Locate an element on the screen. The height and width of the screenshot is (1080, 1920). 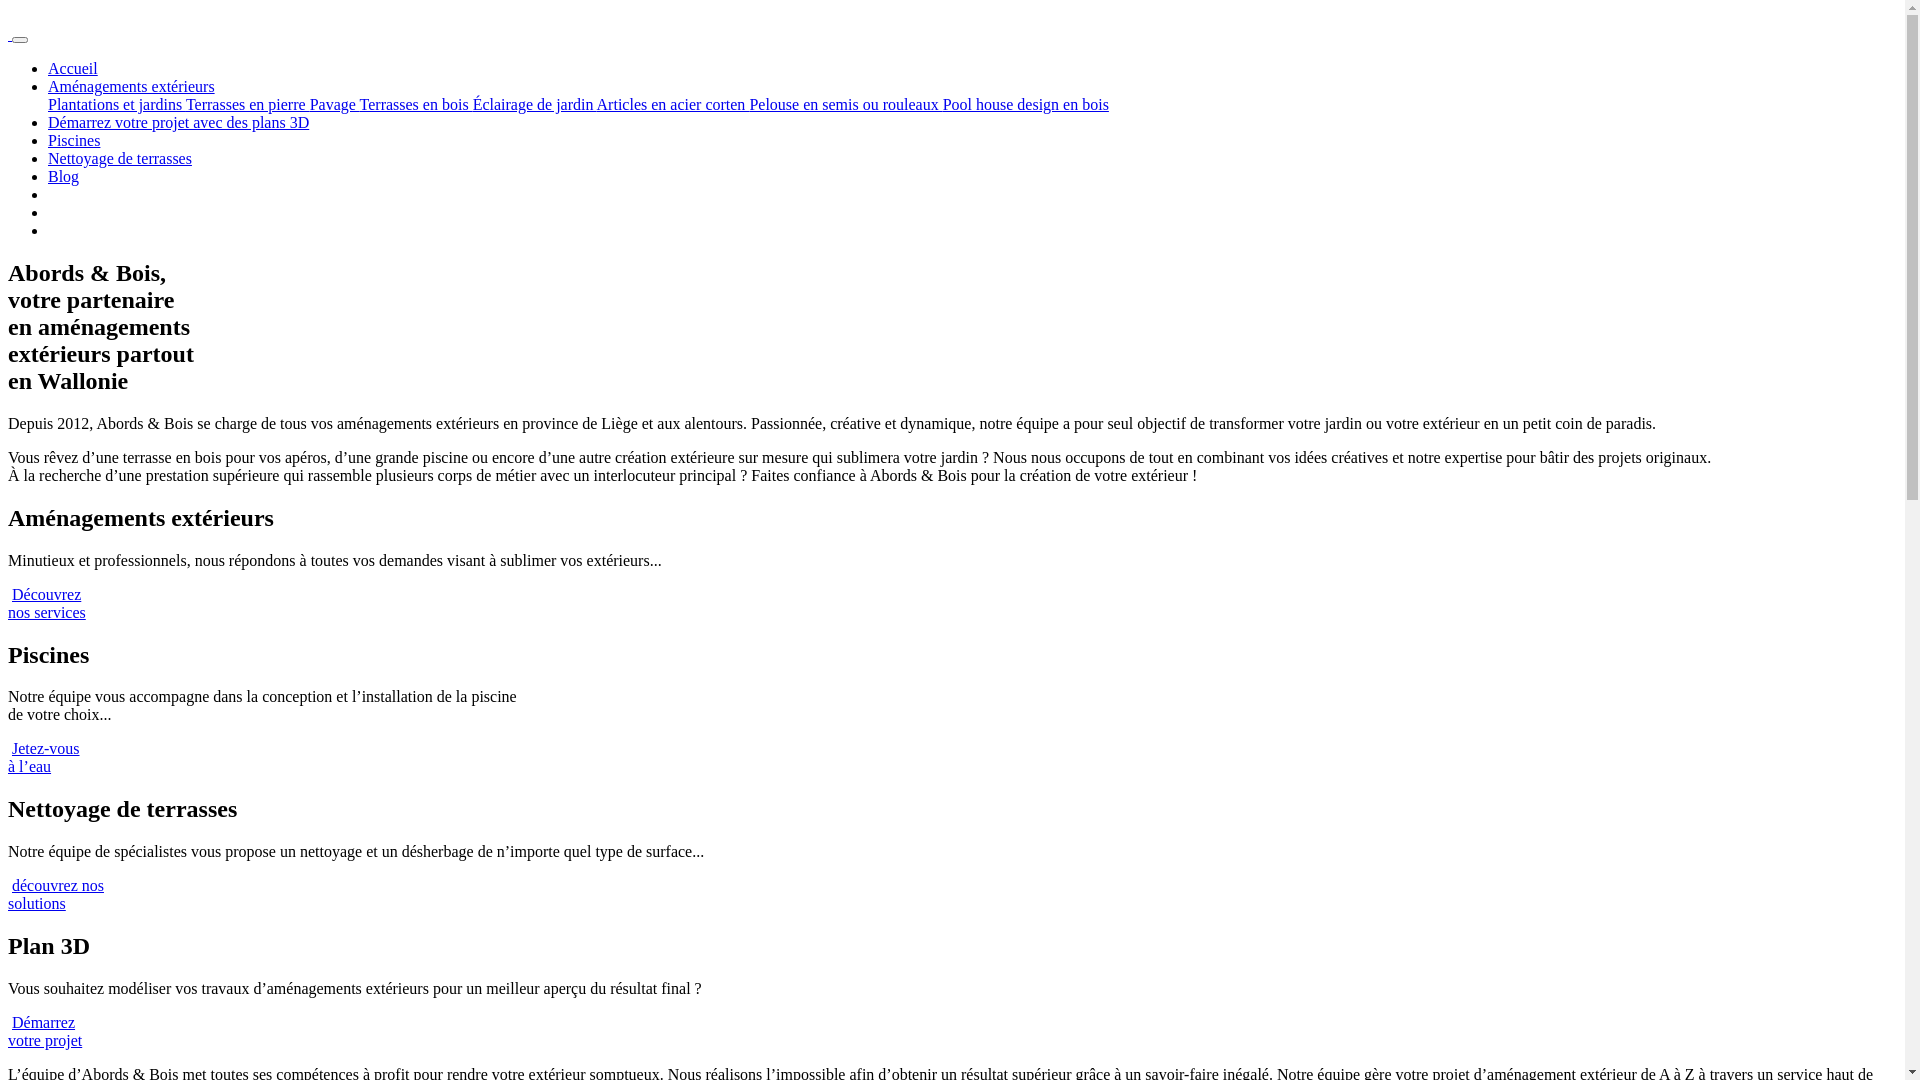
'Terrasses en pierre' is located at coordinates (247, 104).